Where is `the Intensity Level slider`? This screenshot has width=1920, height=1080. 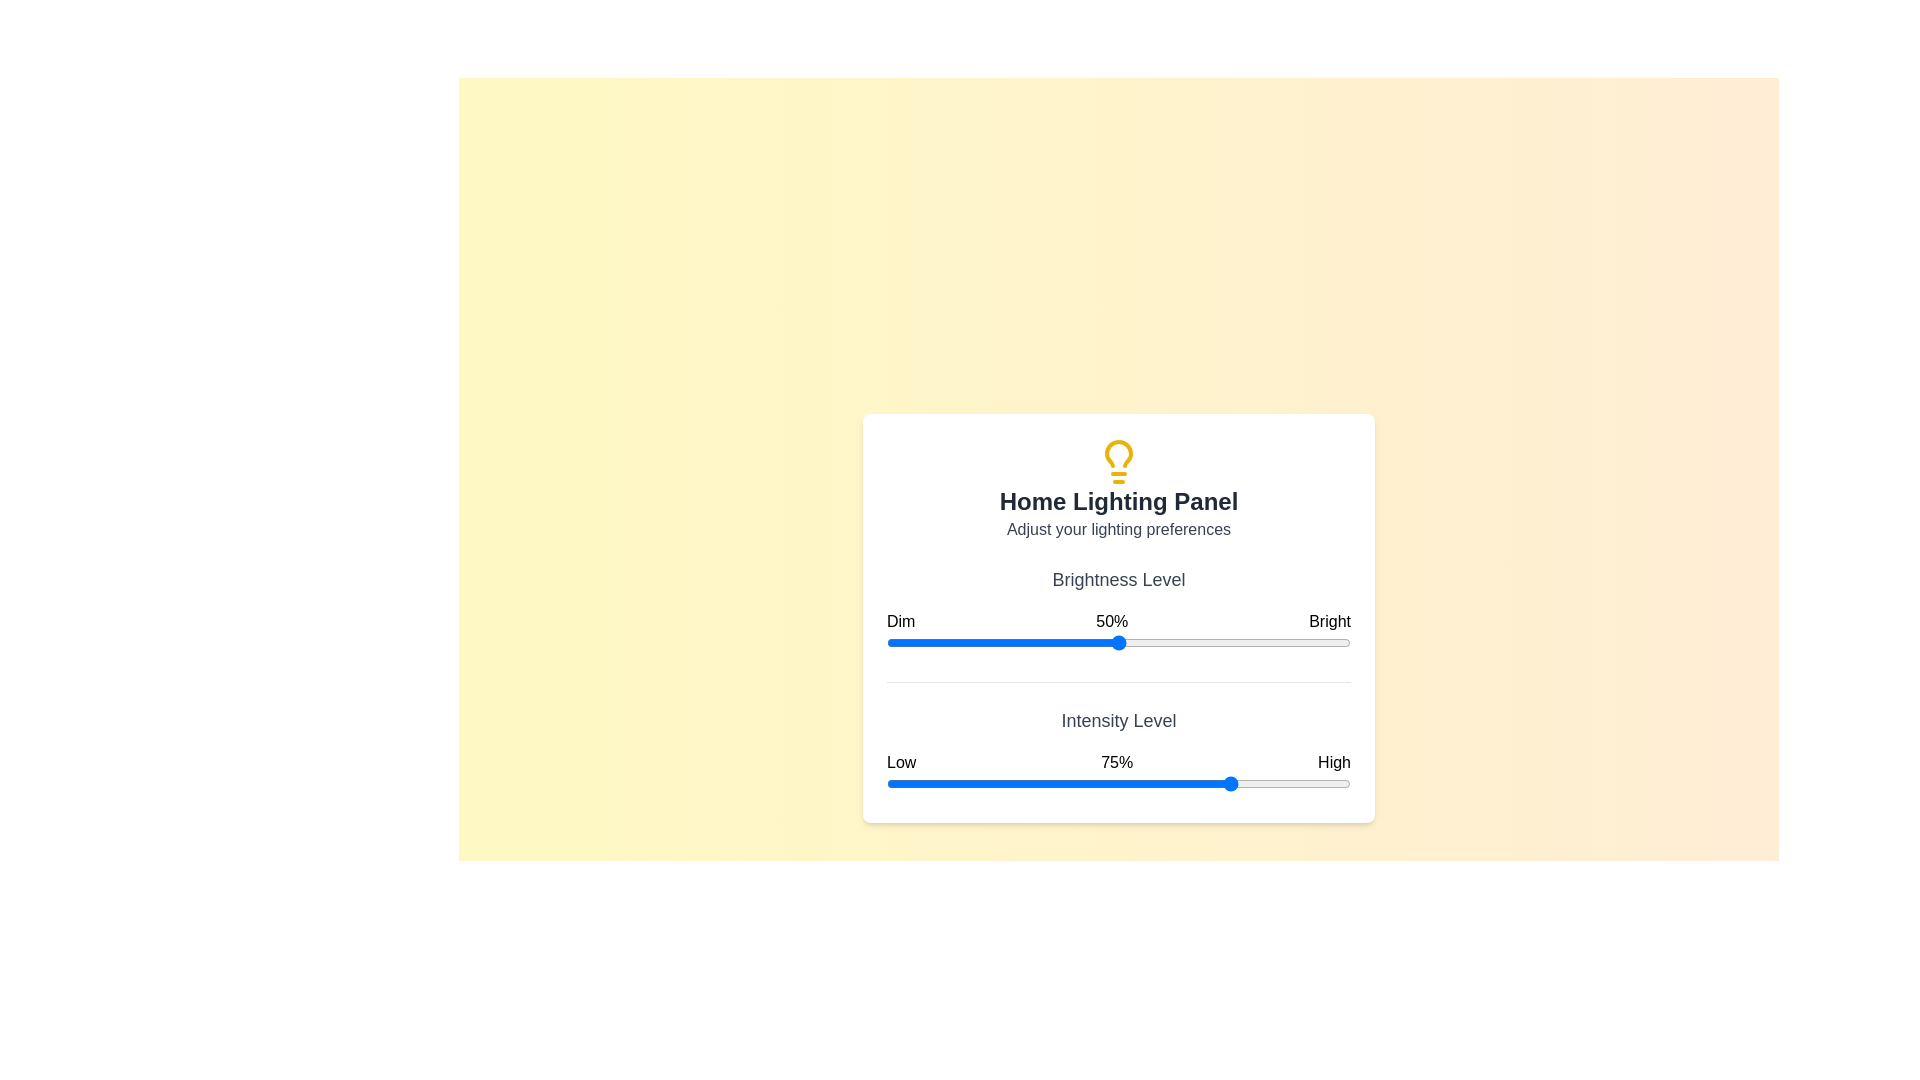 the Intensity Level slider is located at coordinates (1174, 782).